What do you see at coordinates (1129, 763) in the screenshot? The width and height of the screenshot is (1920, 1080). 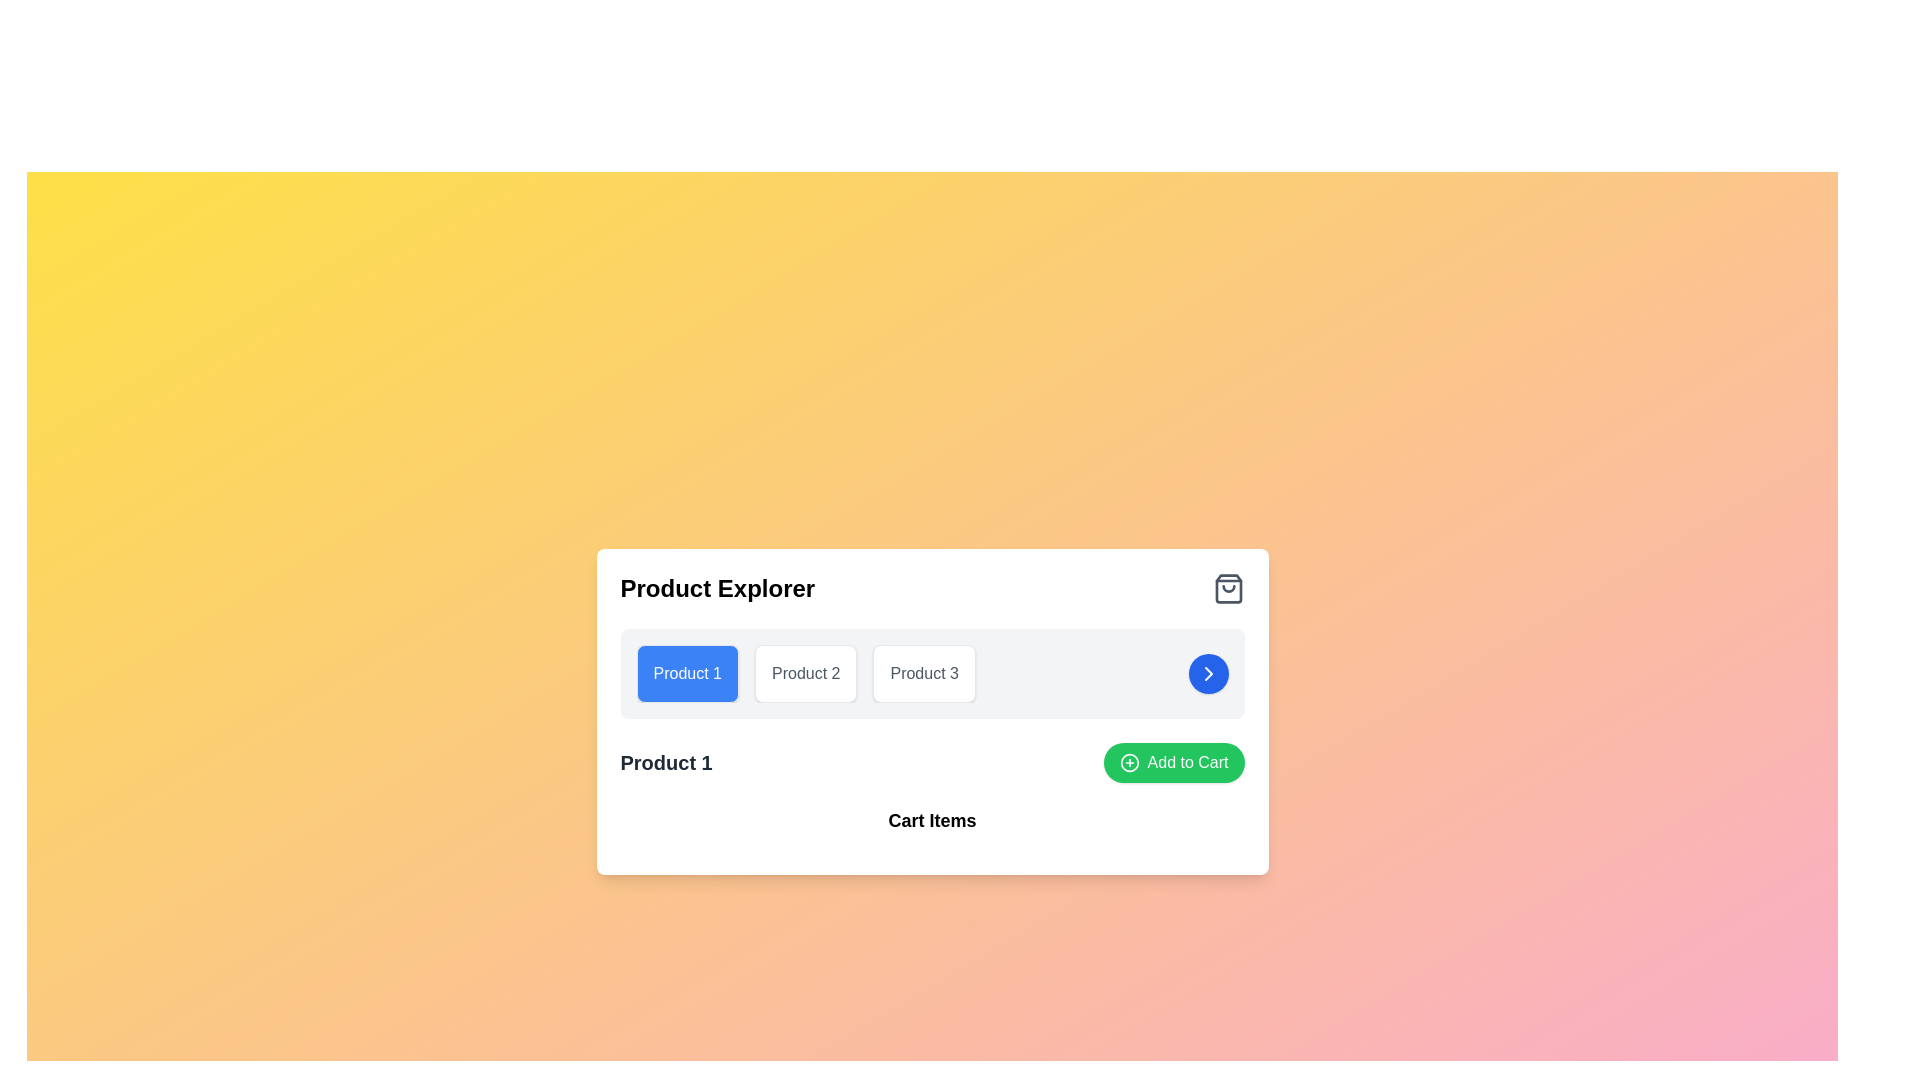 I see `the '+' icon inside the green 'Add to Cart' button, which is styled with a thin border and centered cross` at bounding box center [1129, 763].